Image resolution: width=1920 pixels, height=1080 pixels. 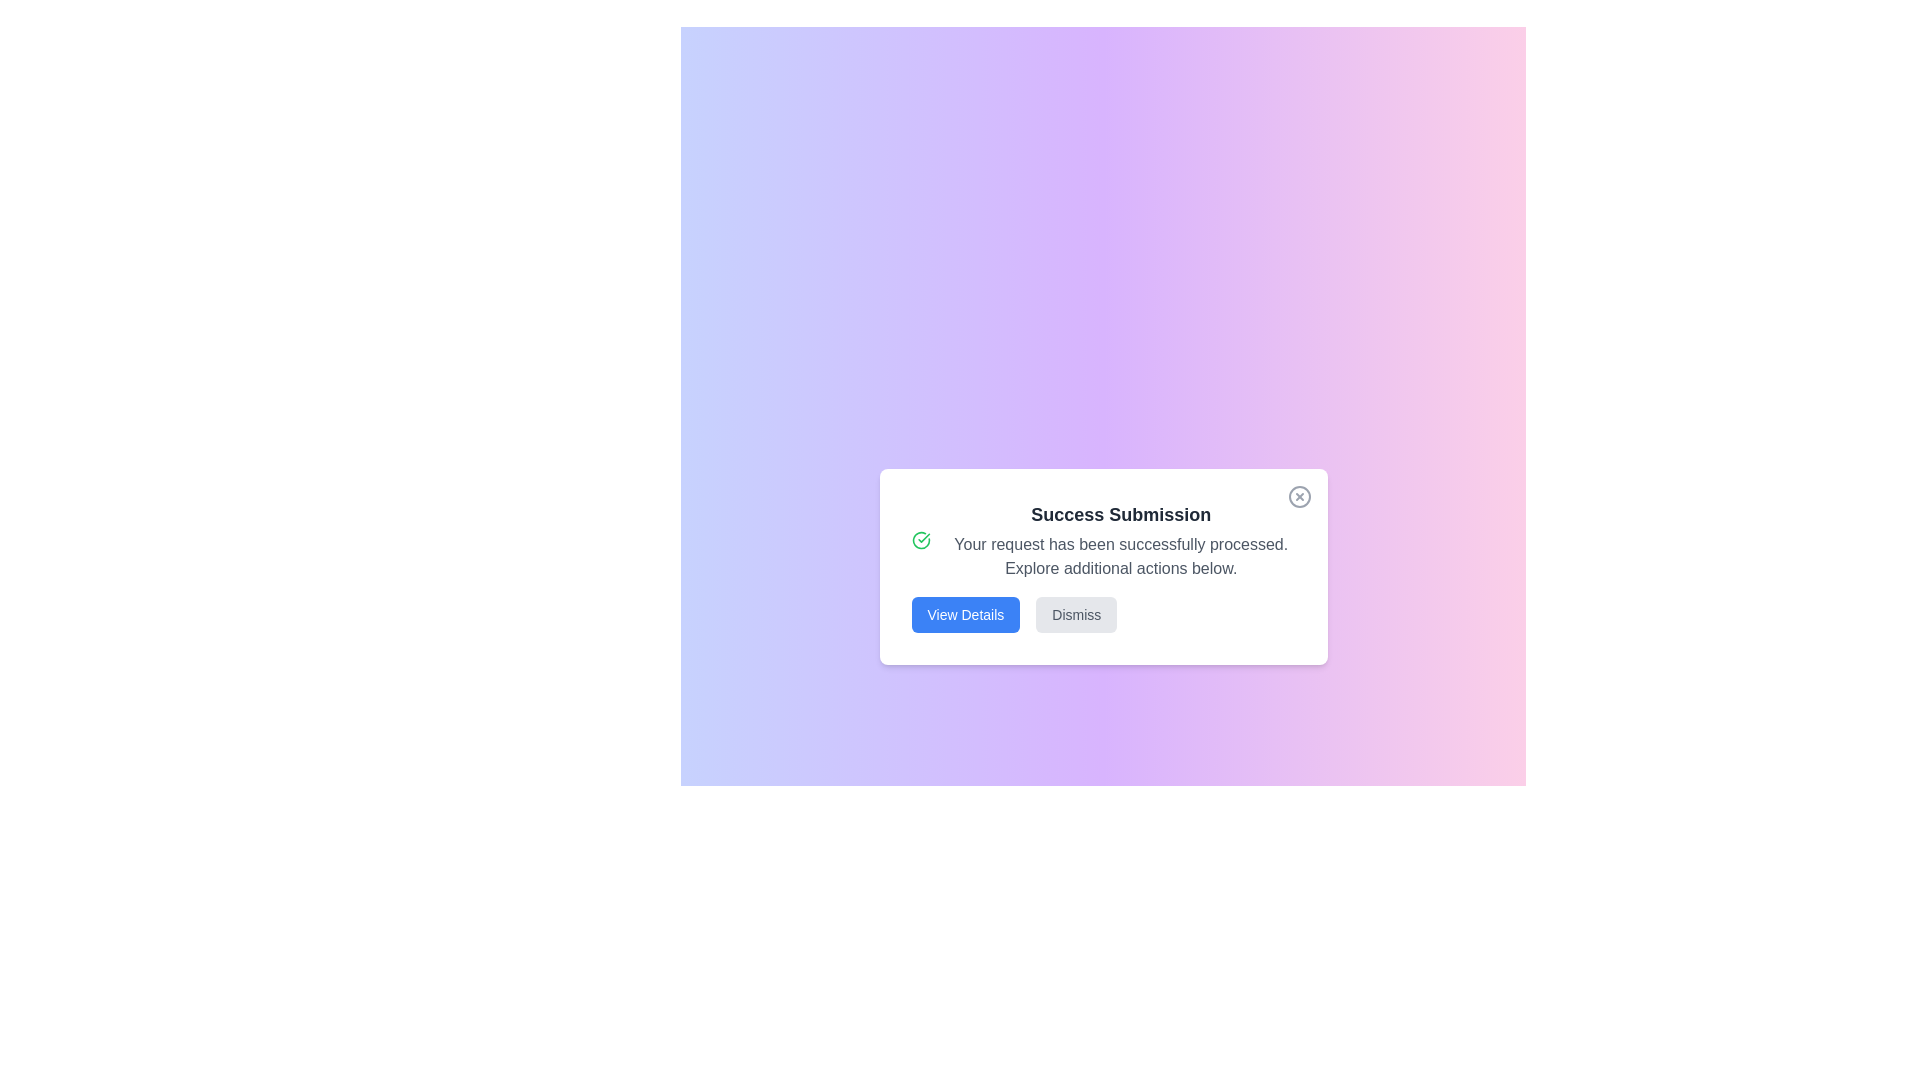 I want to click on the confirmation feedback text block located directly below the 'Success Submission' title in the dialog box, so click(x=1121, y=556).